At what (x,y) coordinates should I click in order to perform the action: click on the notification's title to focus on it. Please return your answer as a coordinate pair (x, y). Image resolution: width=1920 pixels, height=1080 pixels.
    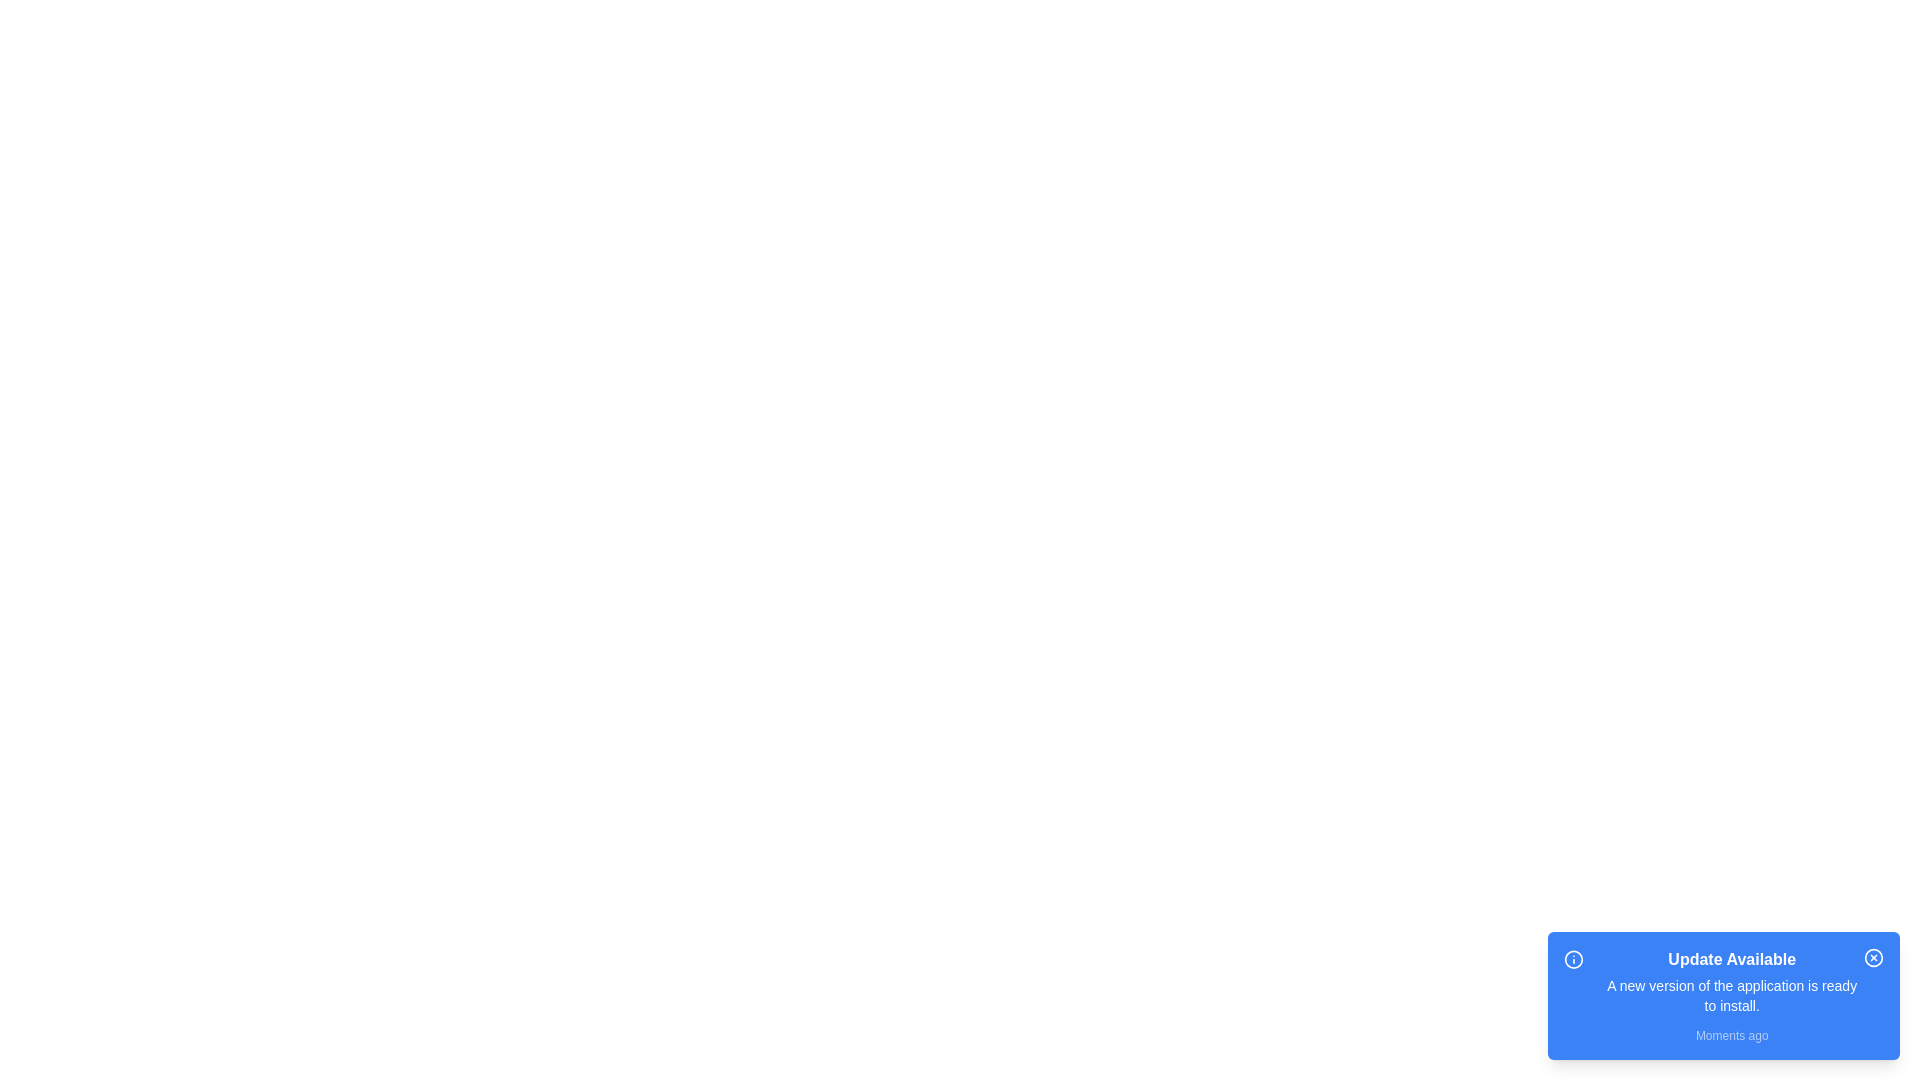
    Looking at the image, I should click on (1731, 959).